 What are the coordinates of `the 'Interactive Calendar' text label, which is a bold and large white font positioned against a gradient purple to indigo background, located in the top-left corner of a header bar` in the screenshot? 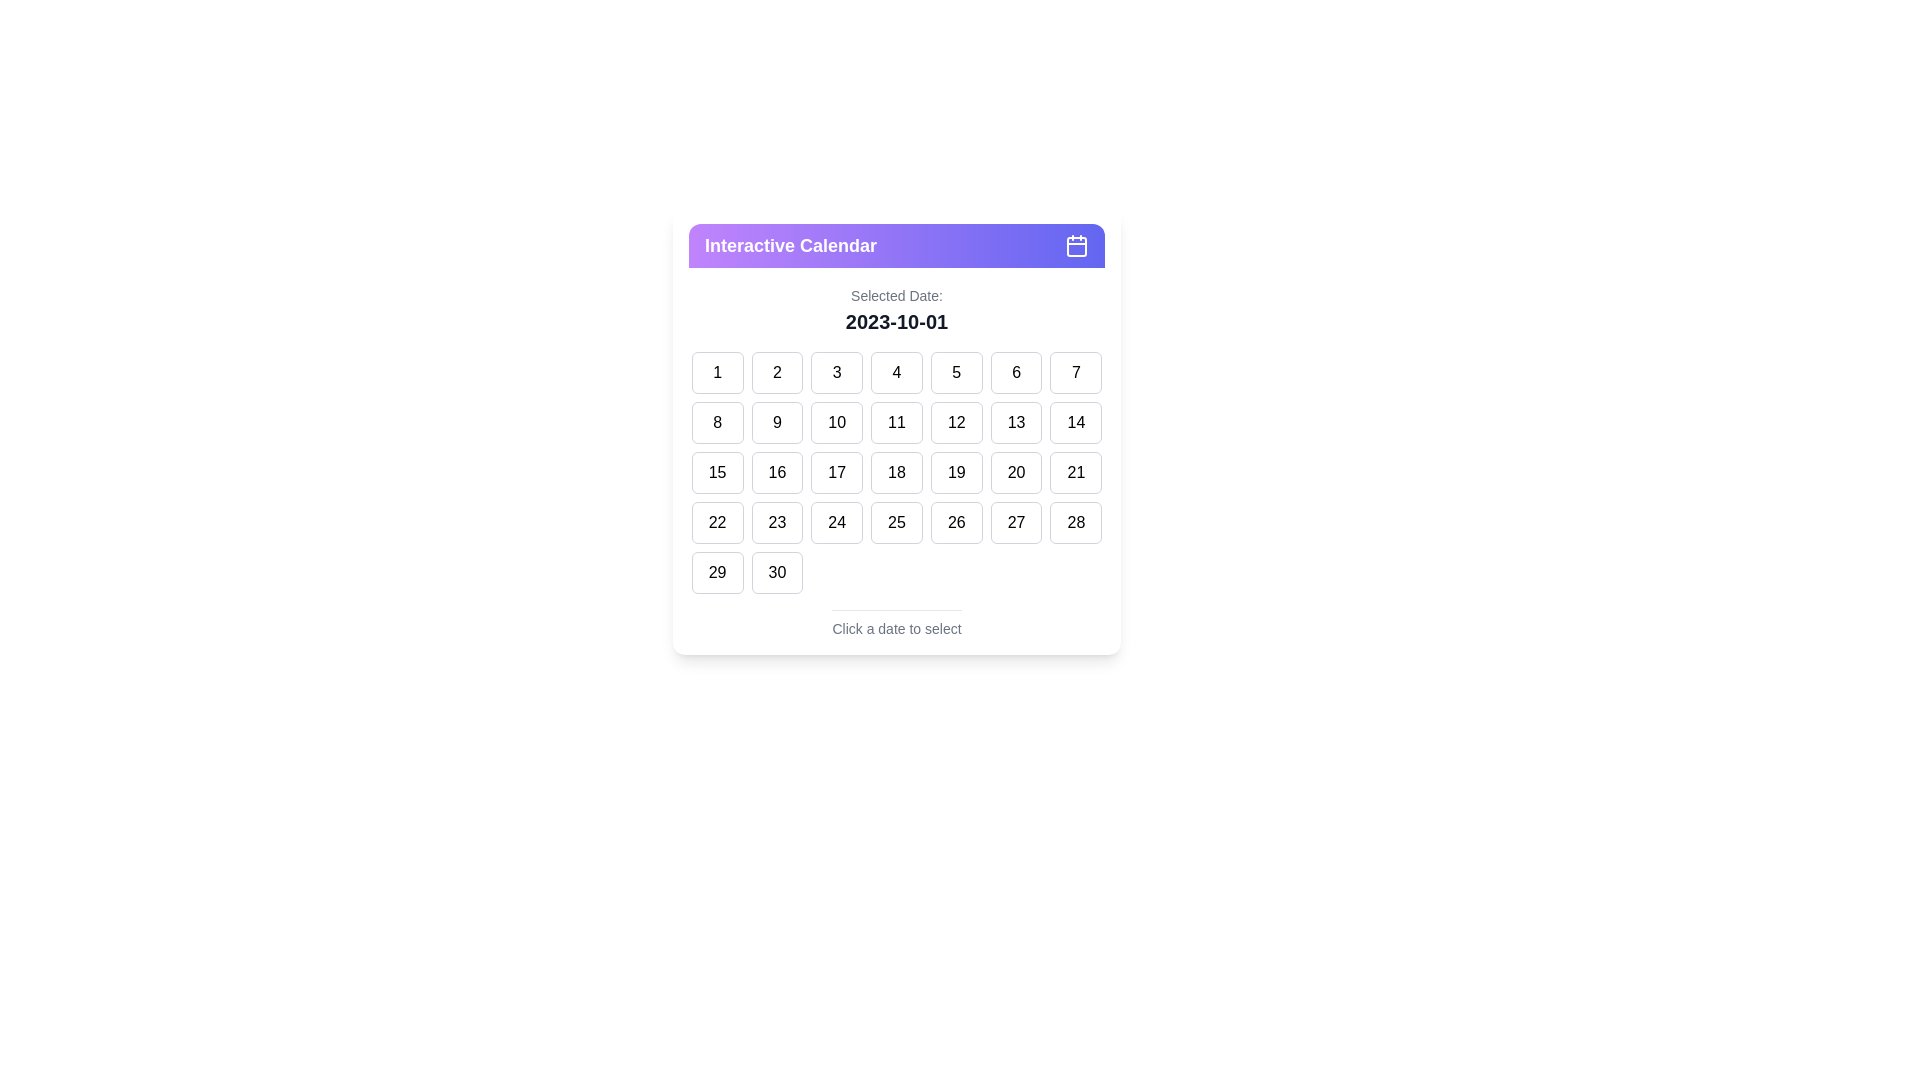 It's located at (790, 245).